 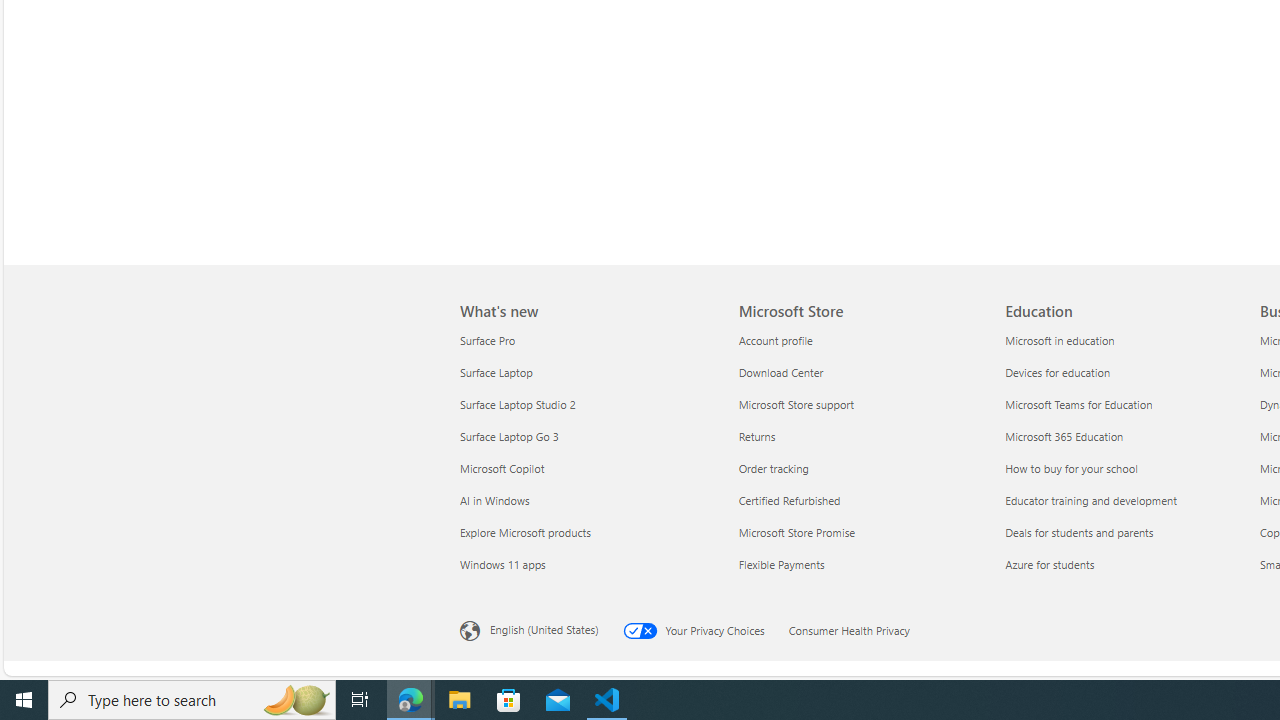 I want to click on 'Your Privacy Choices Opt-Out Icon Your Privacy Choices', so click(x=705, y=627).